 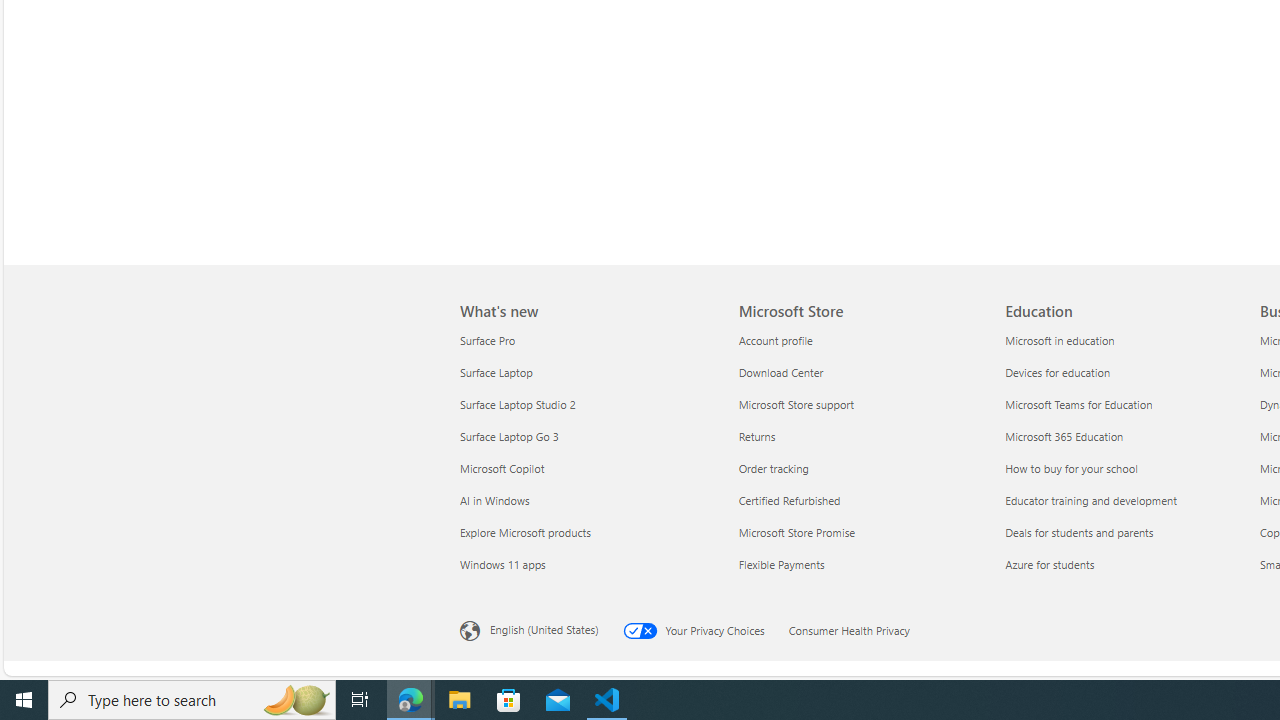 I want to click on 'Your Privacy Choices Opt-Out Icon Your Privacy Choices', so click(x=705, y=627).